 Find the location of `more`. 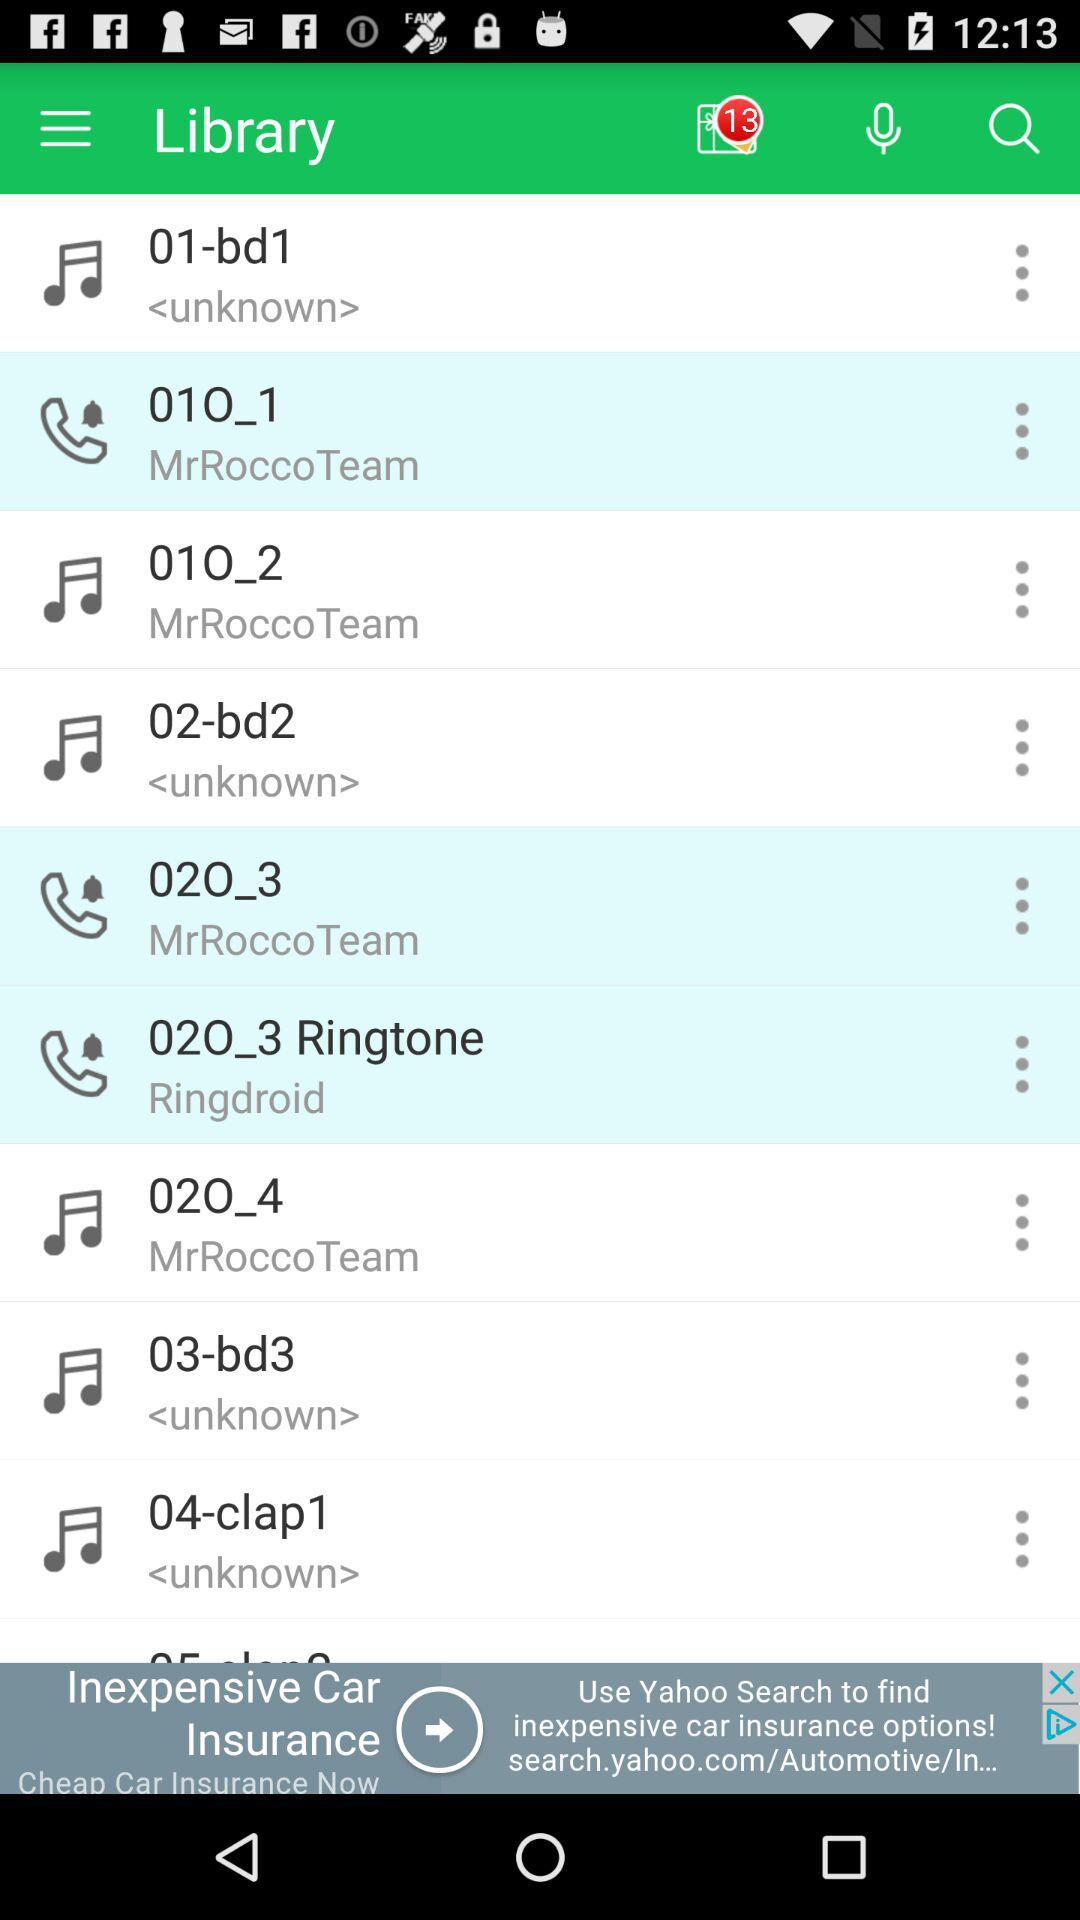

more is located at coordinates (1022, 1538).